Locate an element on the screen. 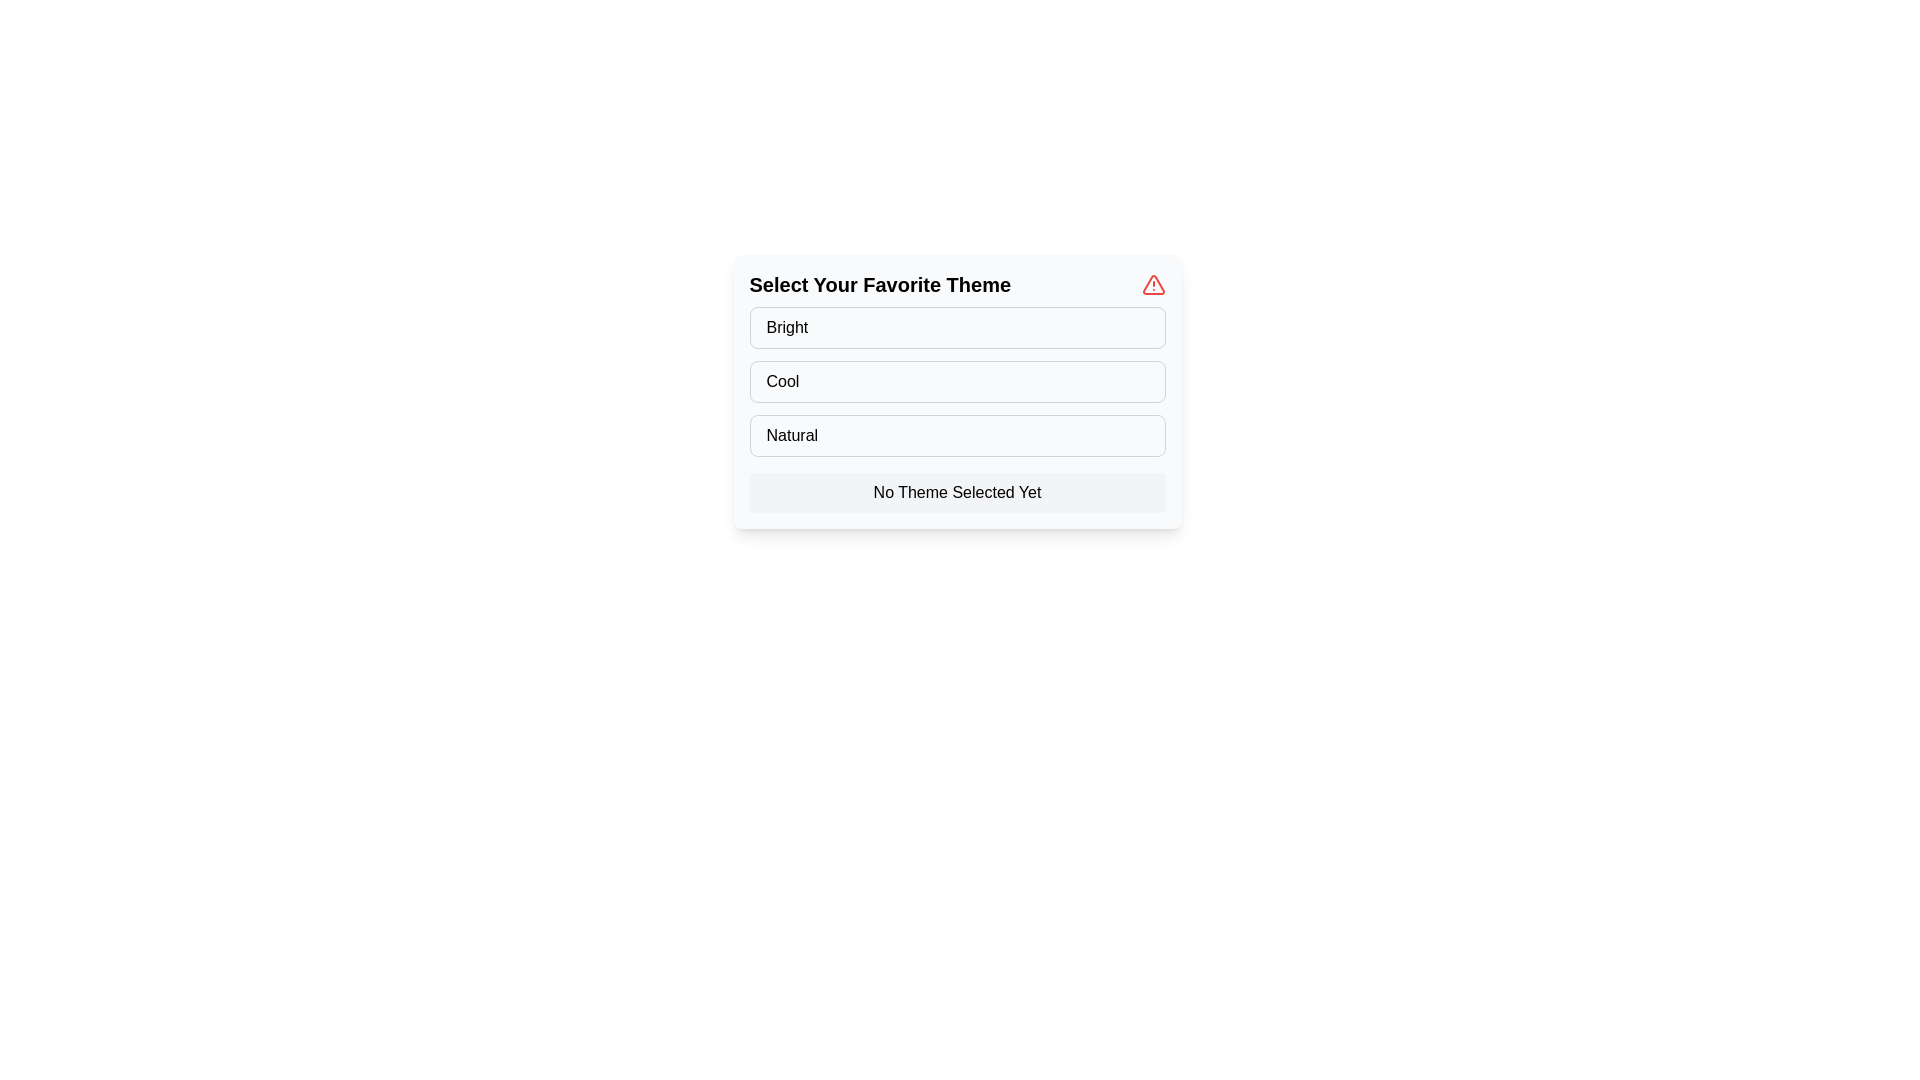 This screenshot has width=1920, height=1080. the text label displaying the theme name 'Bright', which is the first option under 'Select Your Favorite Theme' is located at coordinates (786, 326).